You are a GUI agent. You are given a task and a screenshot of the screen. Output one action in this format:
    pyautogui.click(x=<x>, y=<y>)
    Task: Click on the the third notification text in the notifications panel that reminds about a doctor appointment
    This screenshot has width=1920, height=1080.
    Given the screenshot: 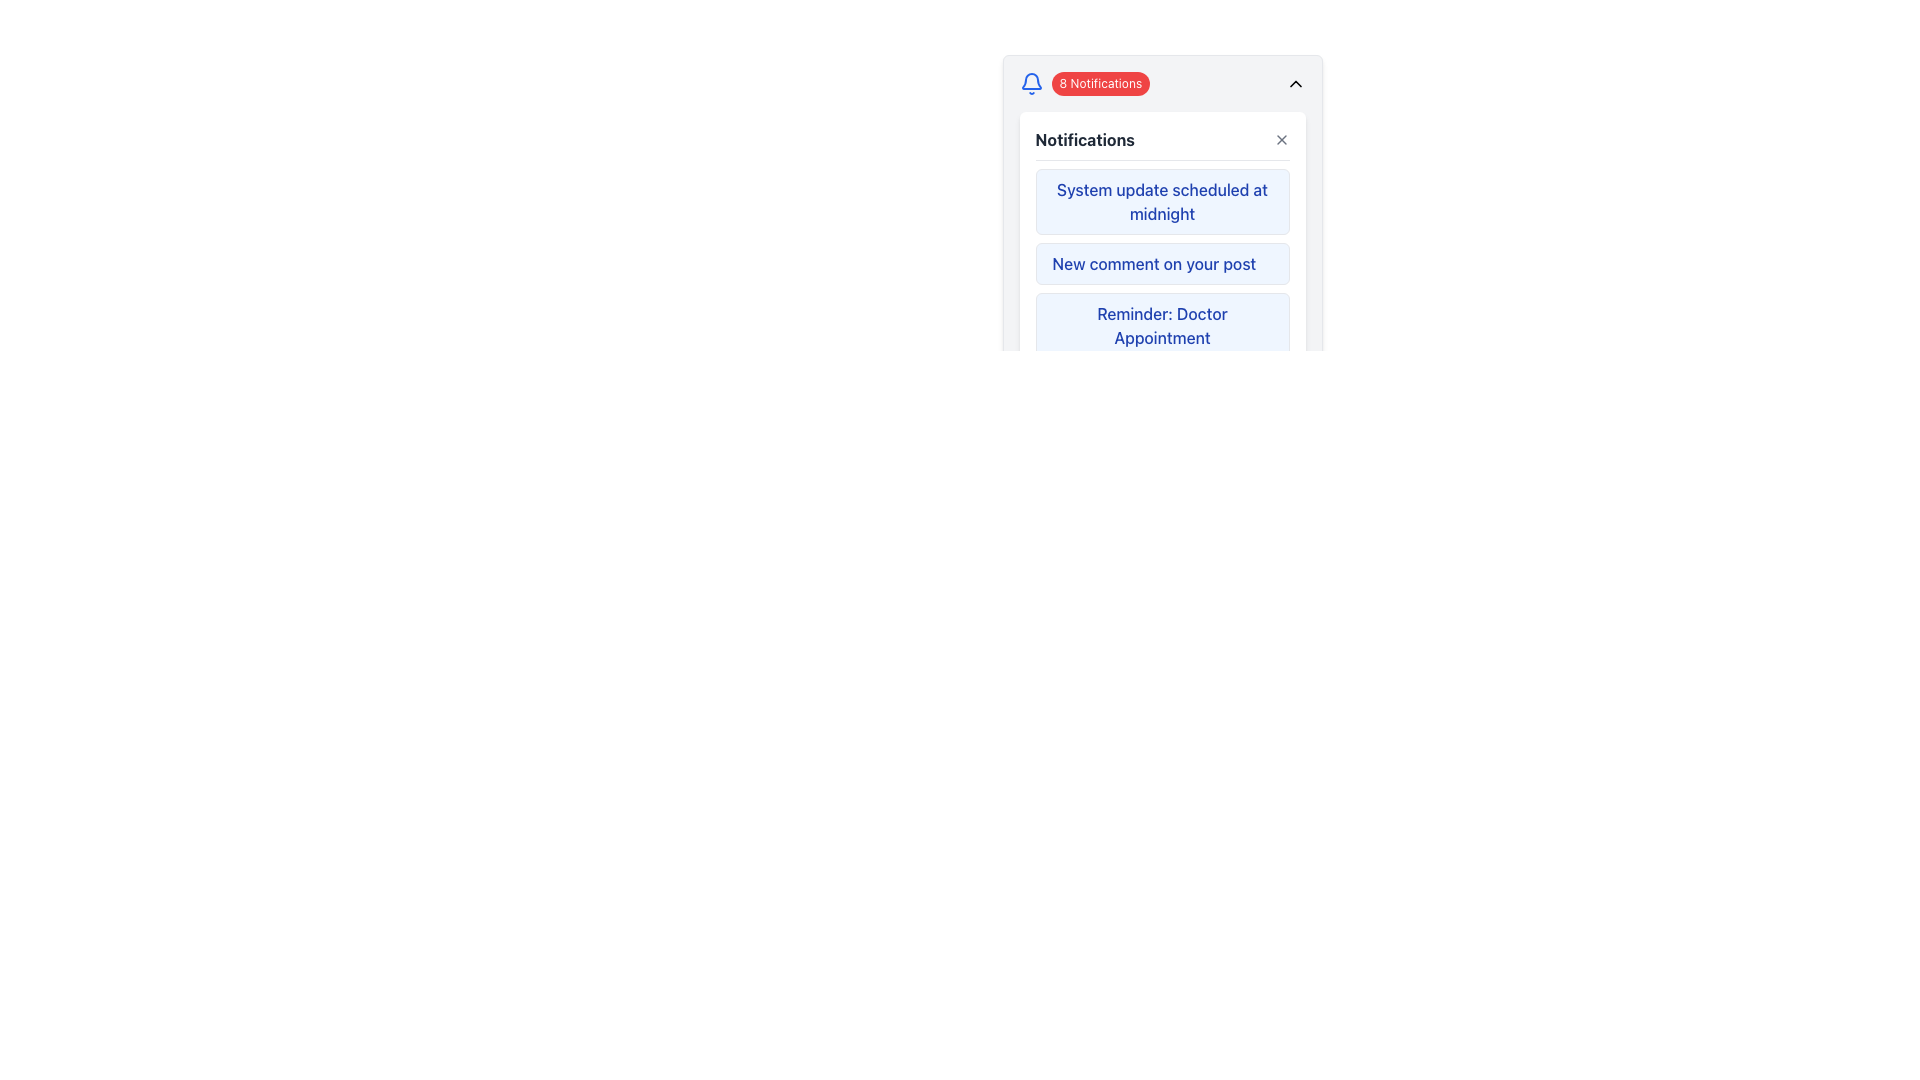 What is the action you would take?
    pyautogui.click(x=1162, y=325)
    